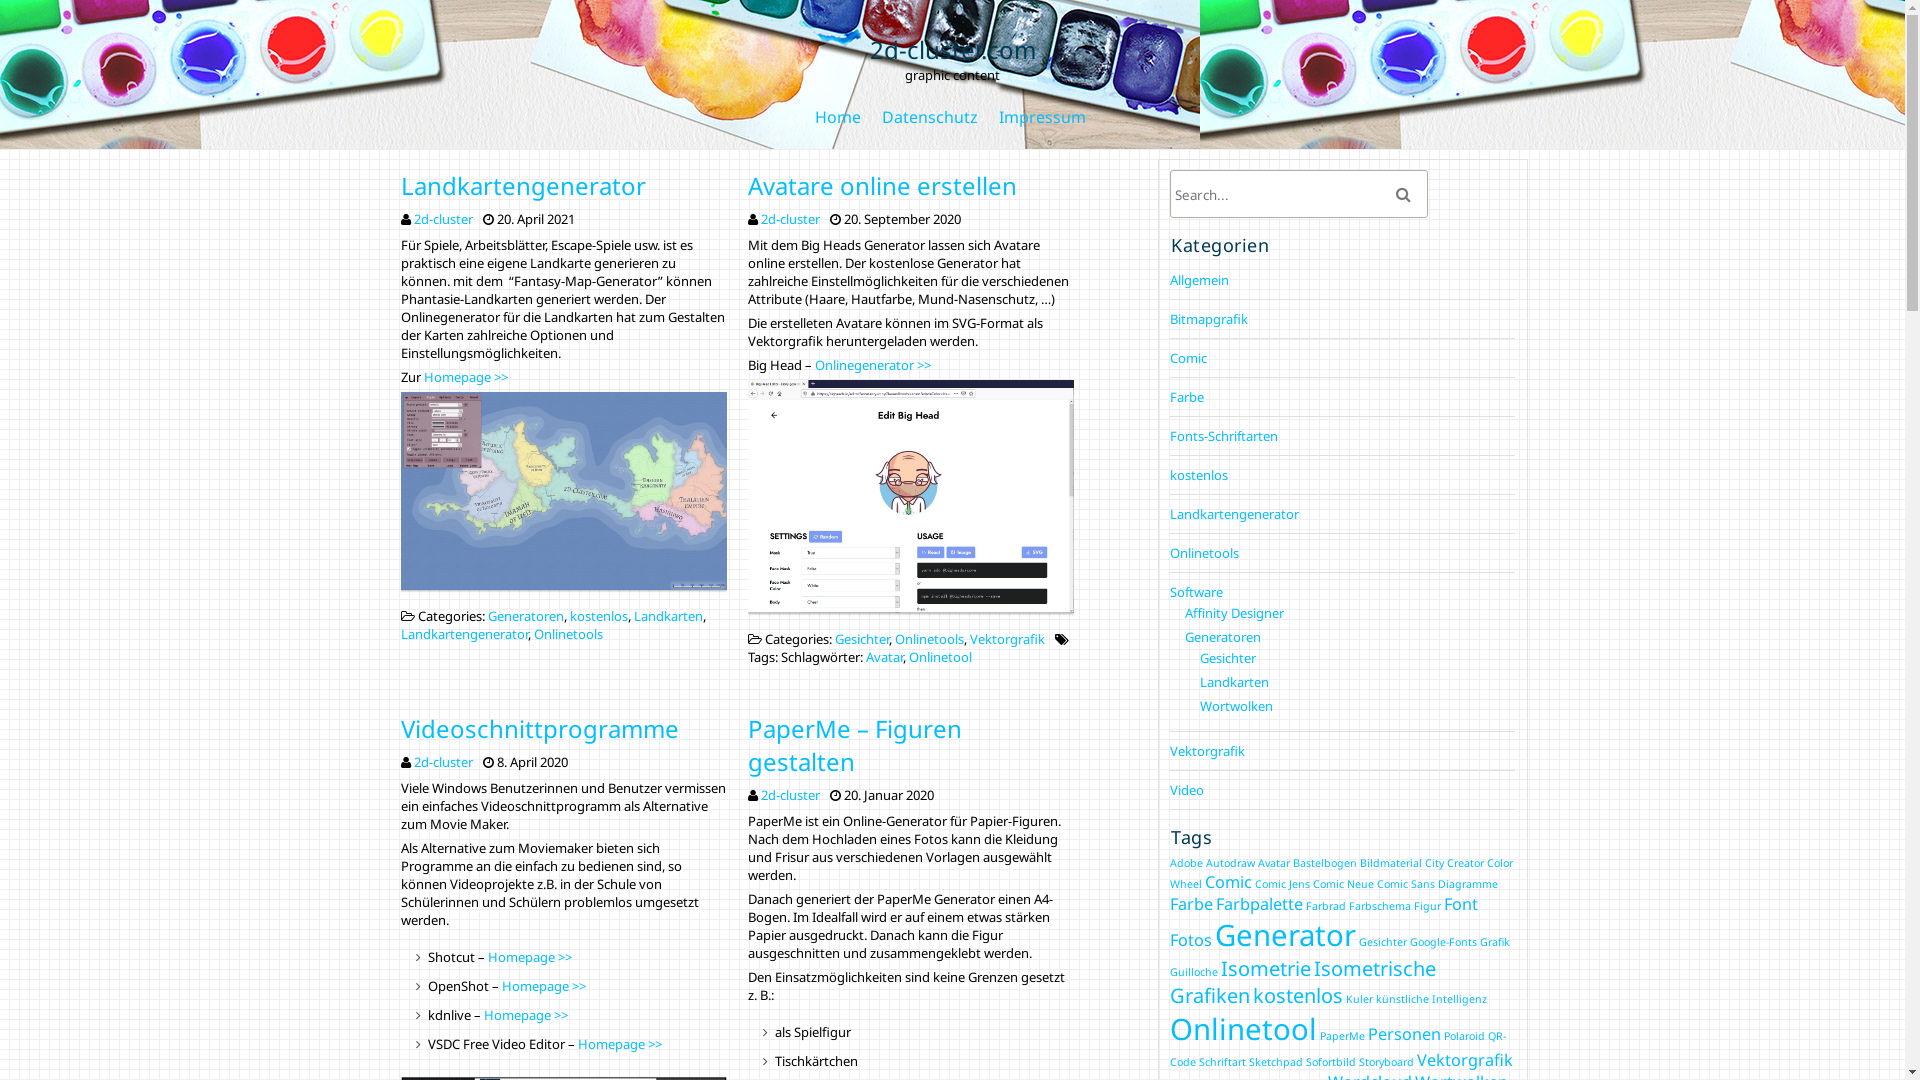  I want to click on 'Onlinetools', so click(928, 639).